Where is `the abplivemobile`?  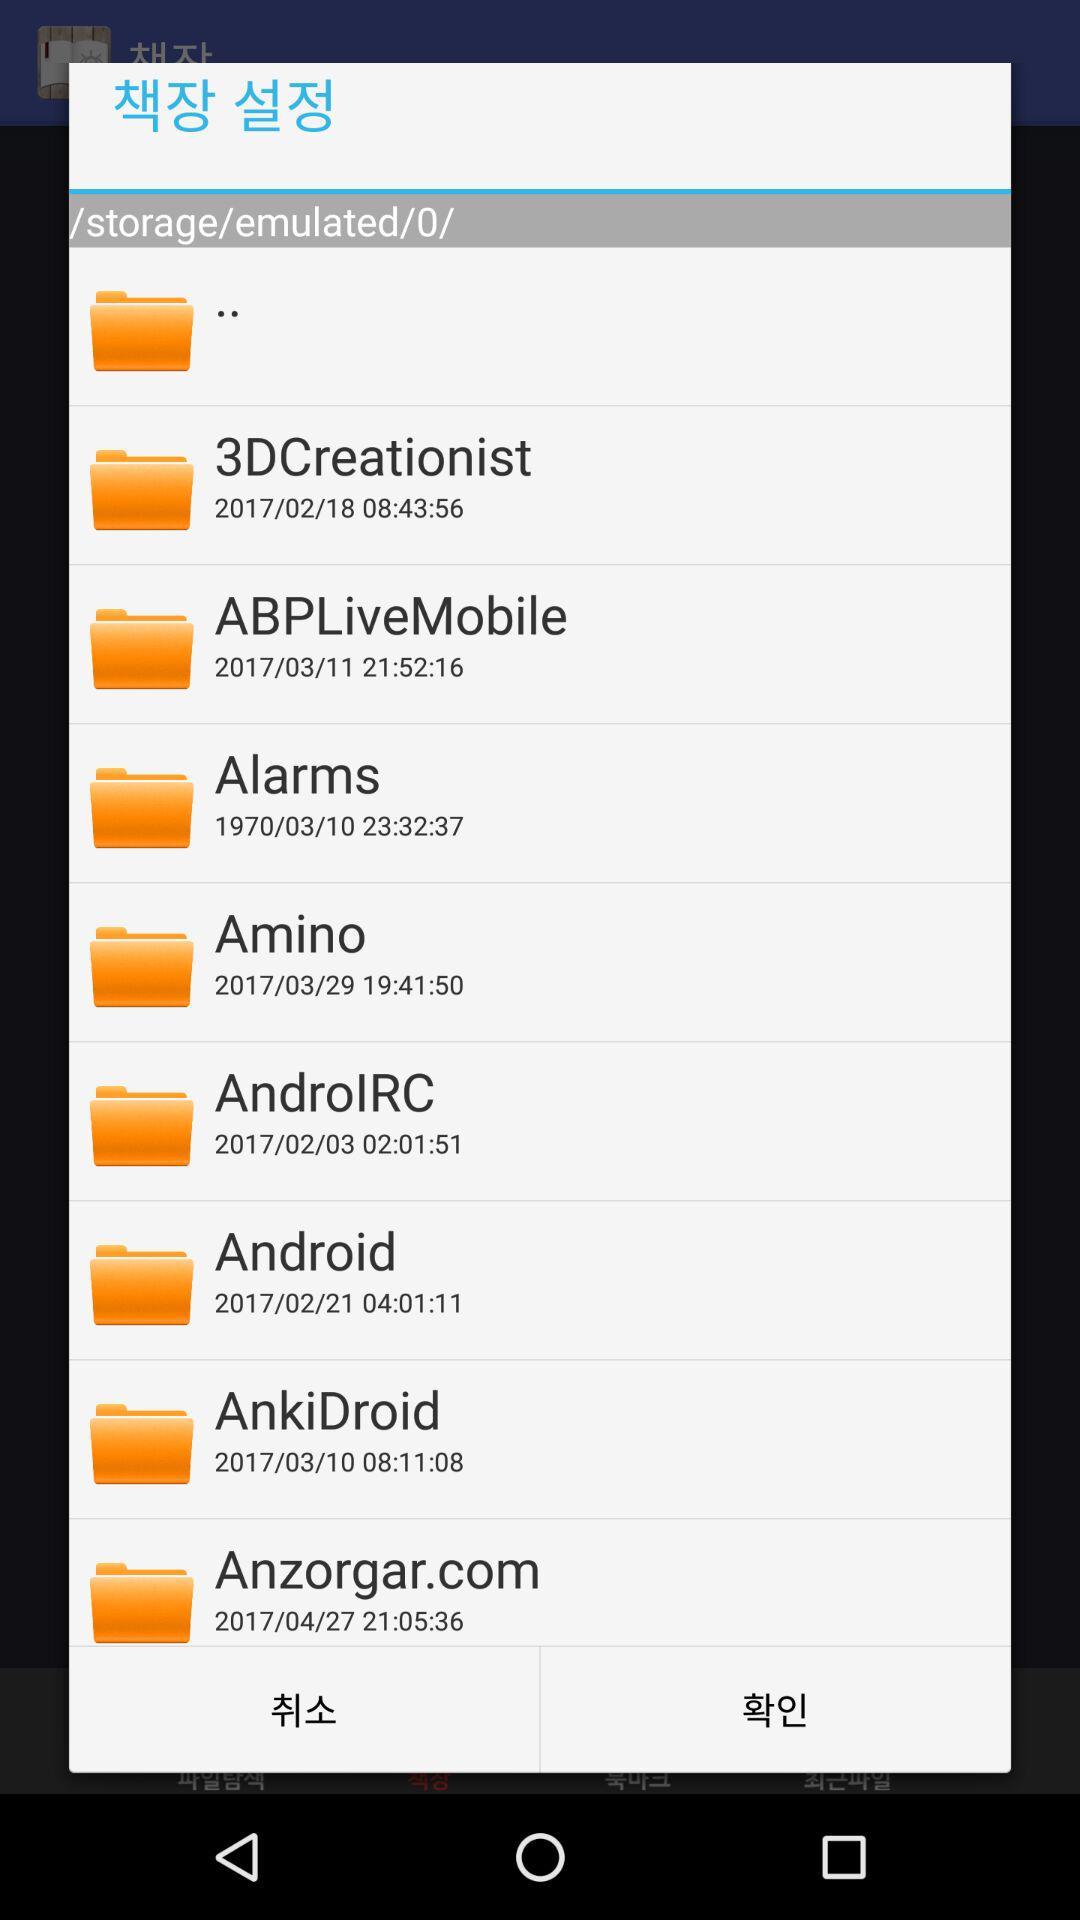
the abplivemobile is located at coordinates (598, 612).